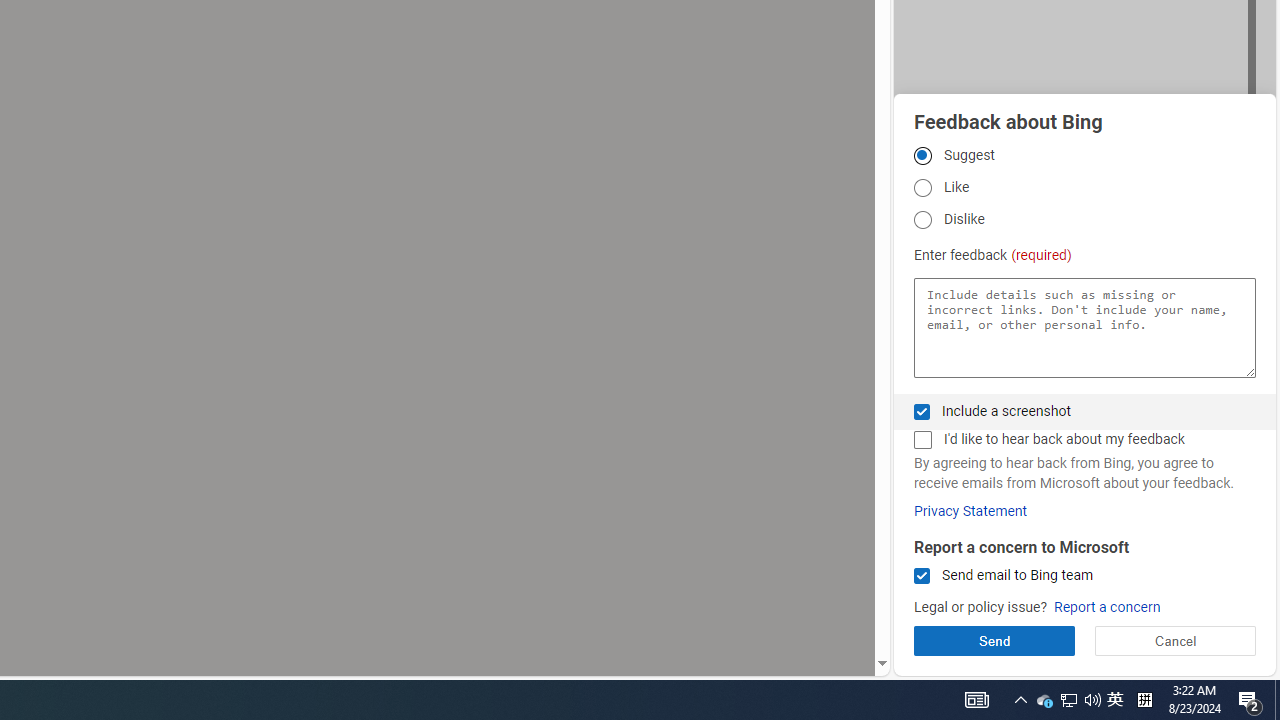  What do you see at coordinates (970, 510) in the screenshot?
I see `'Privacy Statement'` at bounding box center [970, 510].